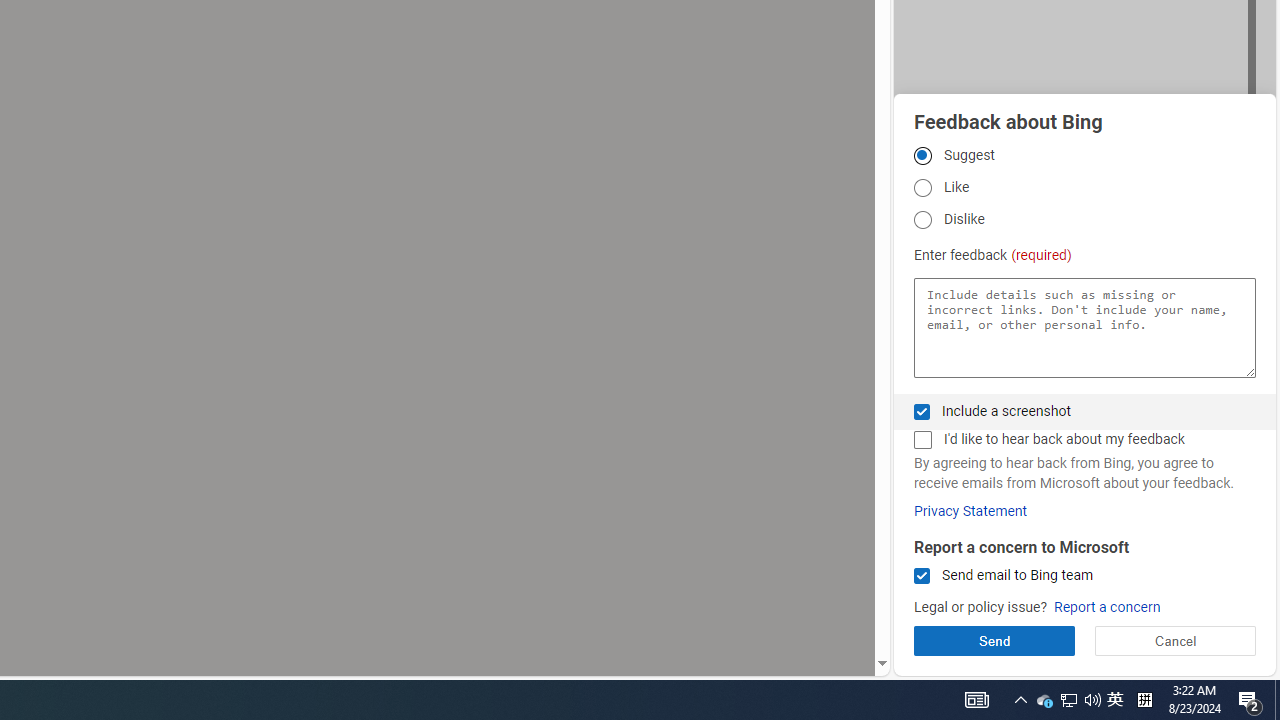  What do you see at coordinates (970, 510) in the screenshot?
I see `'Privacy Statement'` at bounding box center [970, 510].